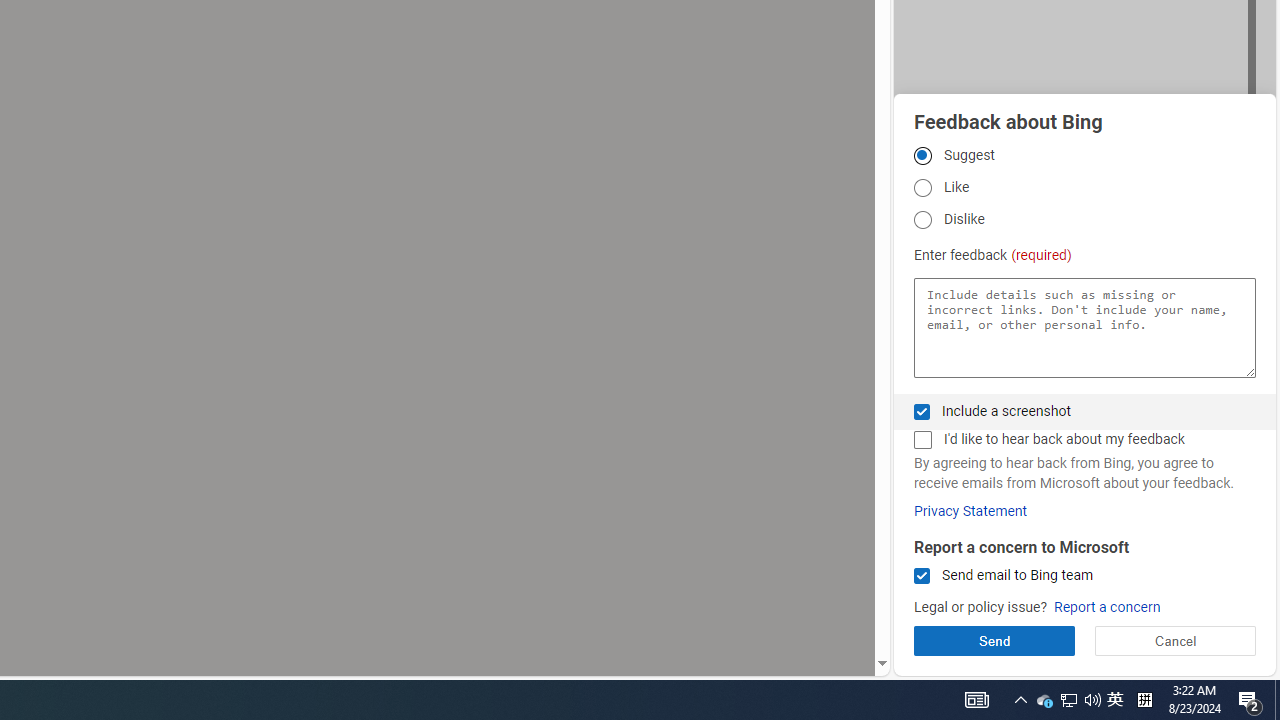  What do you see at coordinates (970, 510) in the screenshot?
I see `'Privacy Statement'` at bounding box center [970, 510].